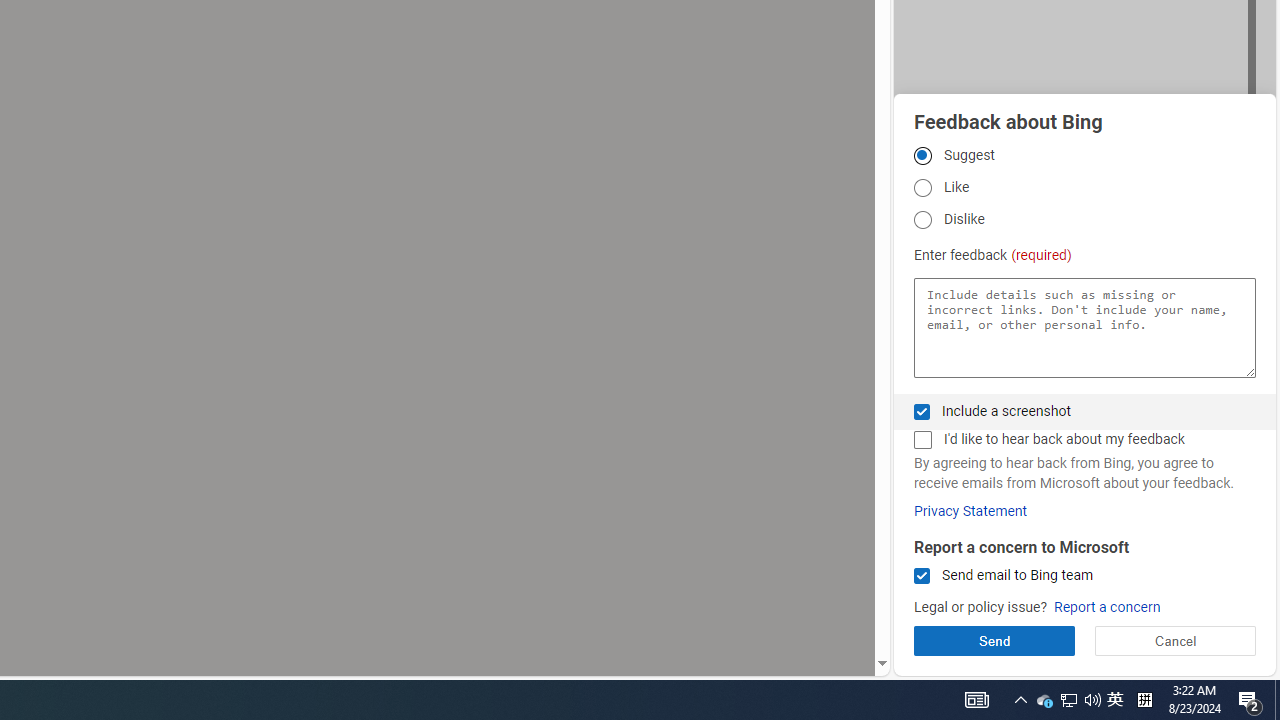  What do you see at coordinates (970, 510) in the screenshot?
I see `'Privacy Statement'` at bounding box center [970, 510].